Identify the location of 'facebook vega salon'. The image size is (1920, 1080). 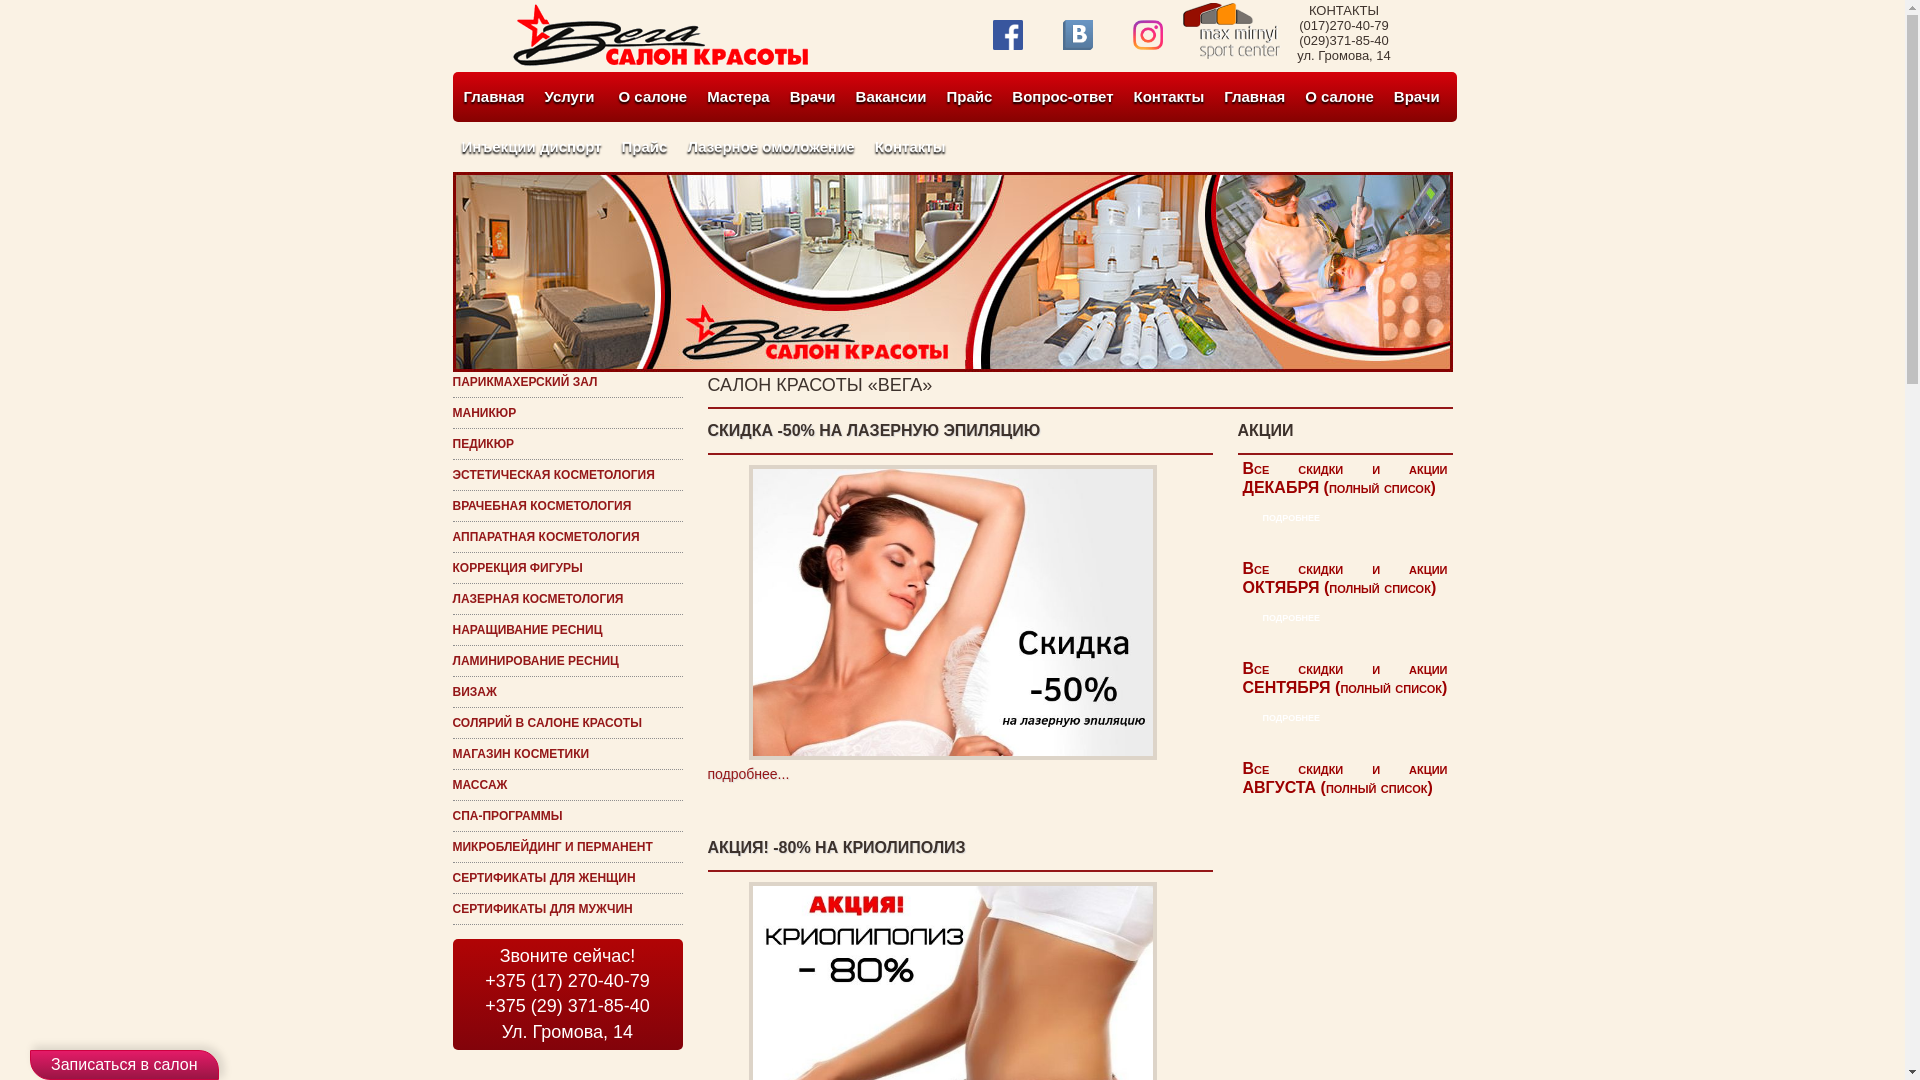
(992, 34).